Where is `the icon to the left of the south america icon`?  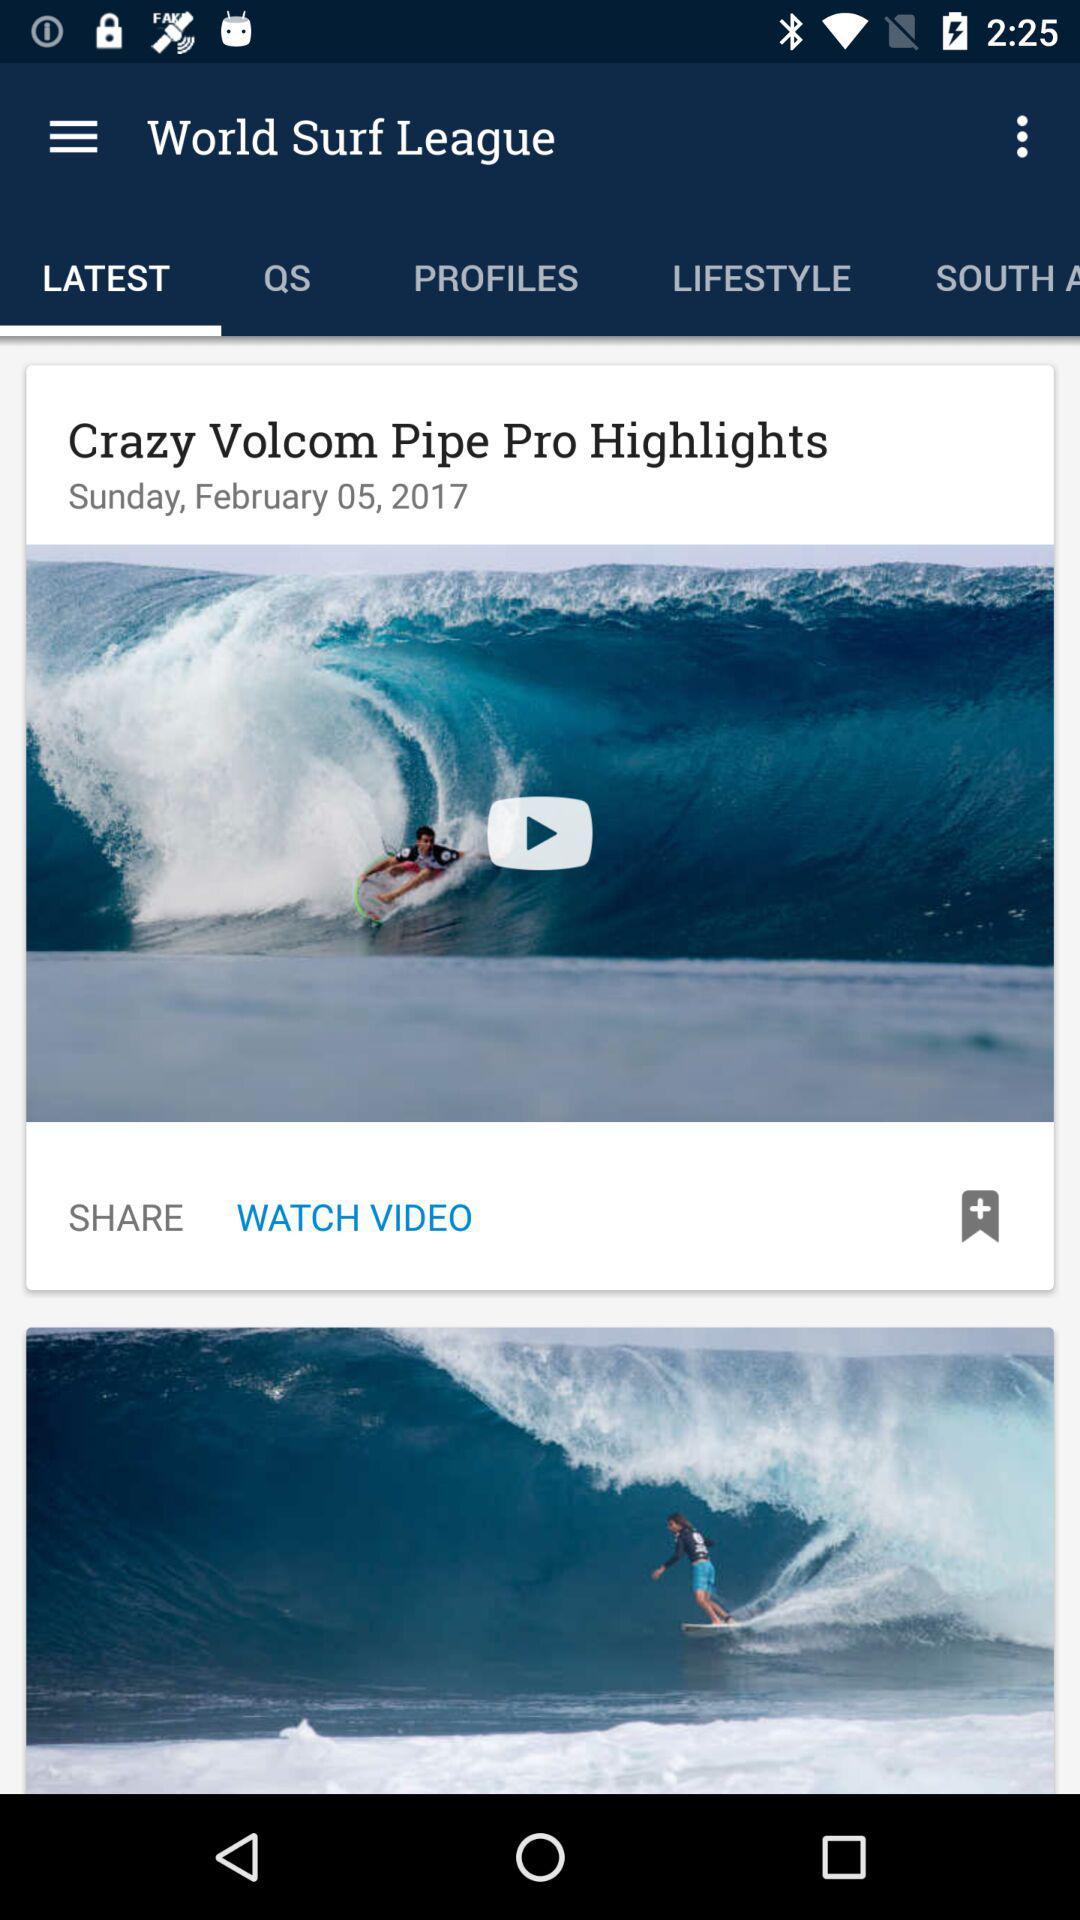 the icon to the left of the south america icon is located at coordinates (761, 272).